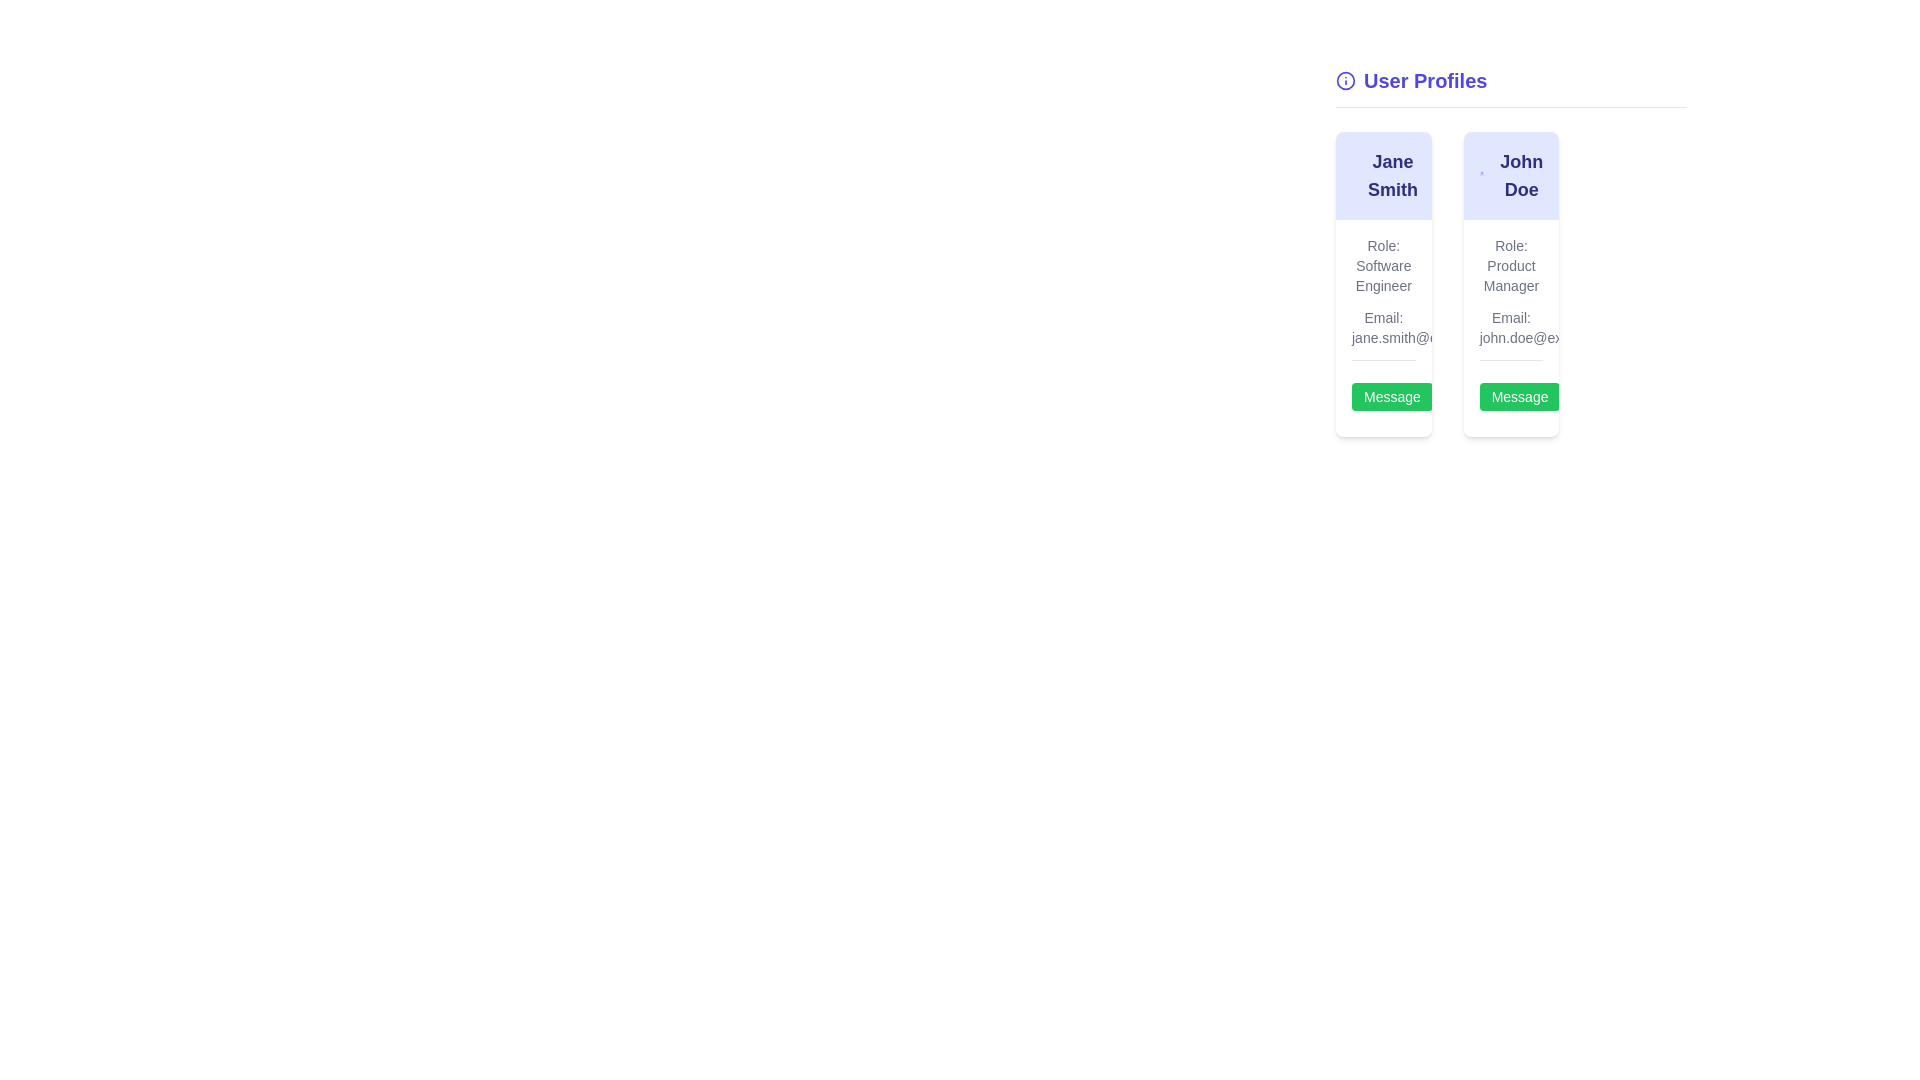 The height and width of the screenshot is (1080, 1920). What do you see at coordinates (1511, 175) in the screenshot?
I see `the 'John Doe' text element` at bounding box center [1511, 175].